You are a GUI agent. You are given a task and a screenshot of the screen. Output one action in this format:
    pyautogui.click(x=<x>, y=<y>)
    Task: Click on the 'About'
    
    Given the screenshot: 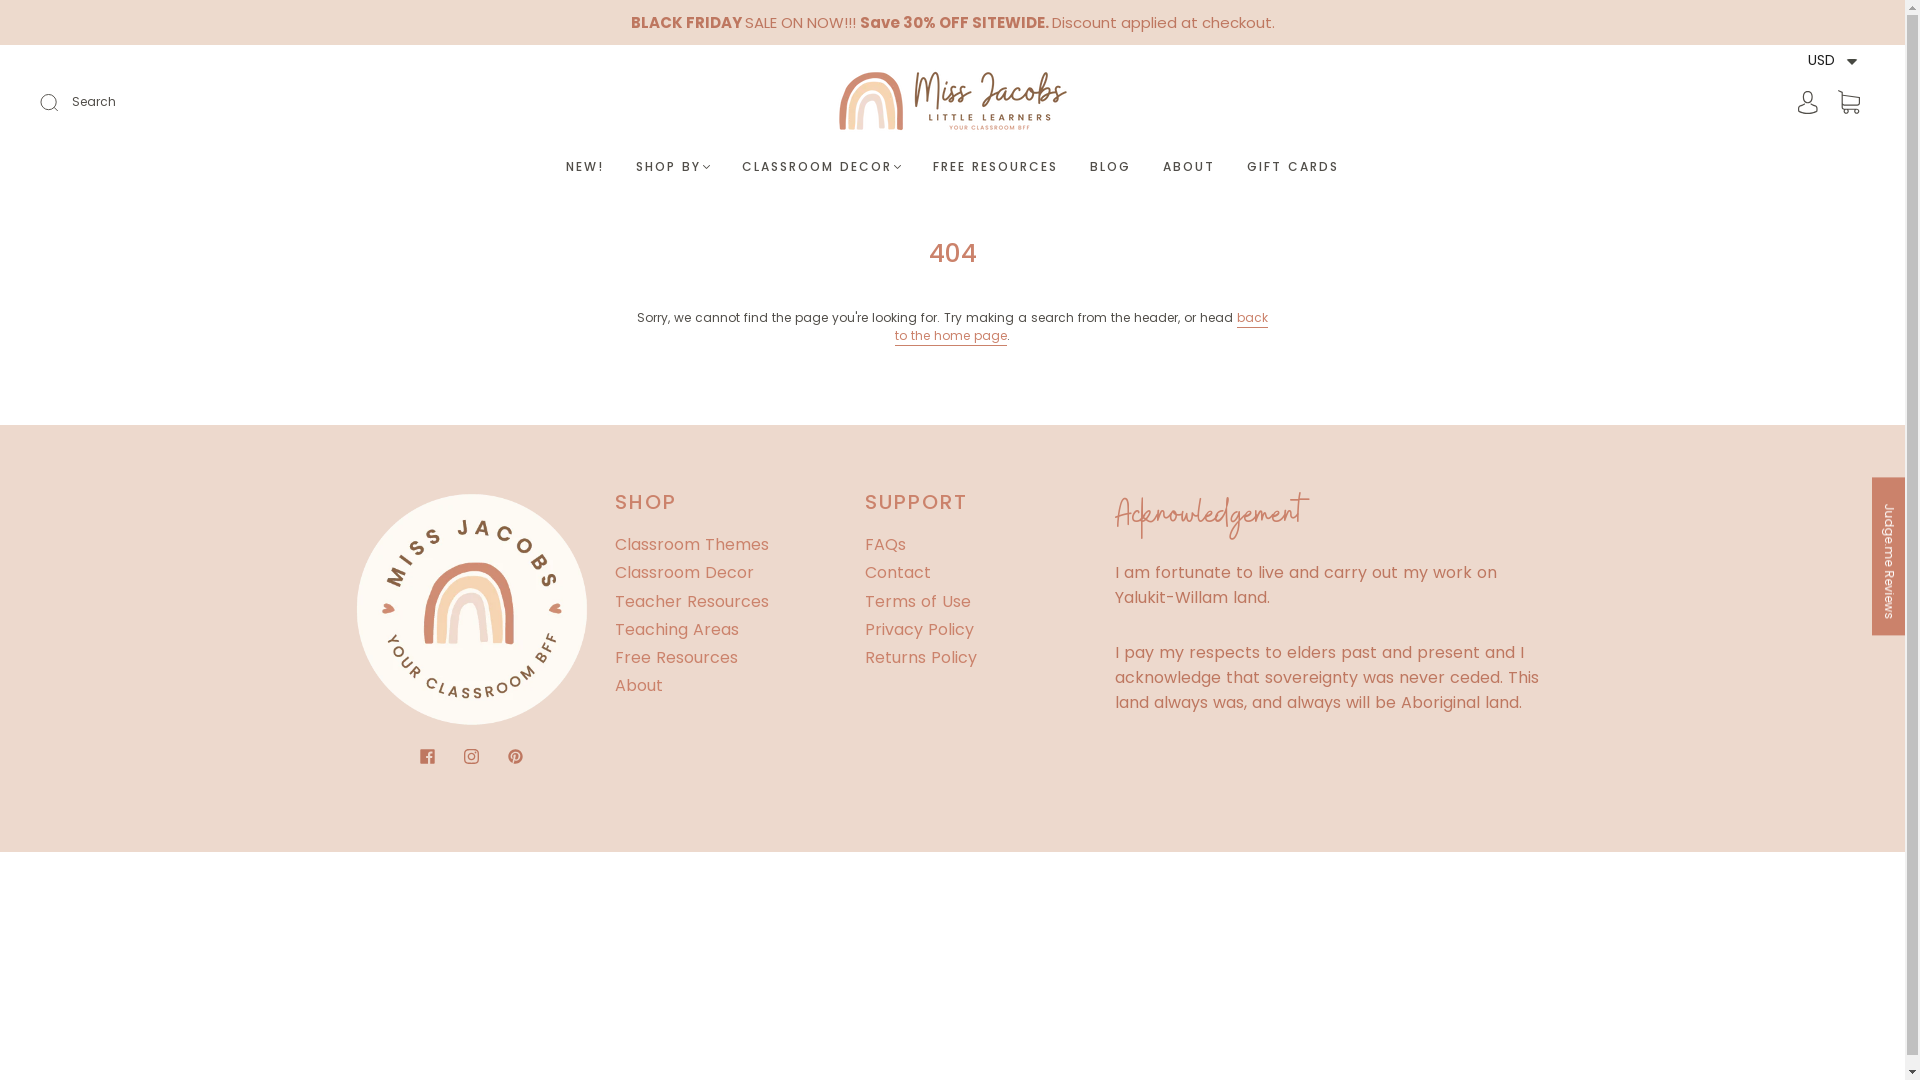 What is the action you would take?
    pyautogui.click(x=637, y=684)
    